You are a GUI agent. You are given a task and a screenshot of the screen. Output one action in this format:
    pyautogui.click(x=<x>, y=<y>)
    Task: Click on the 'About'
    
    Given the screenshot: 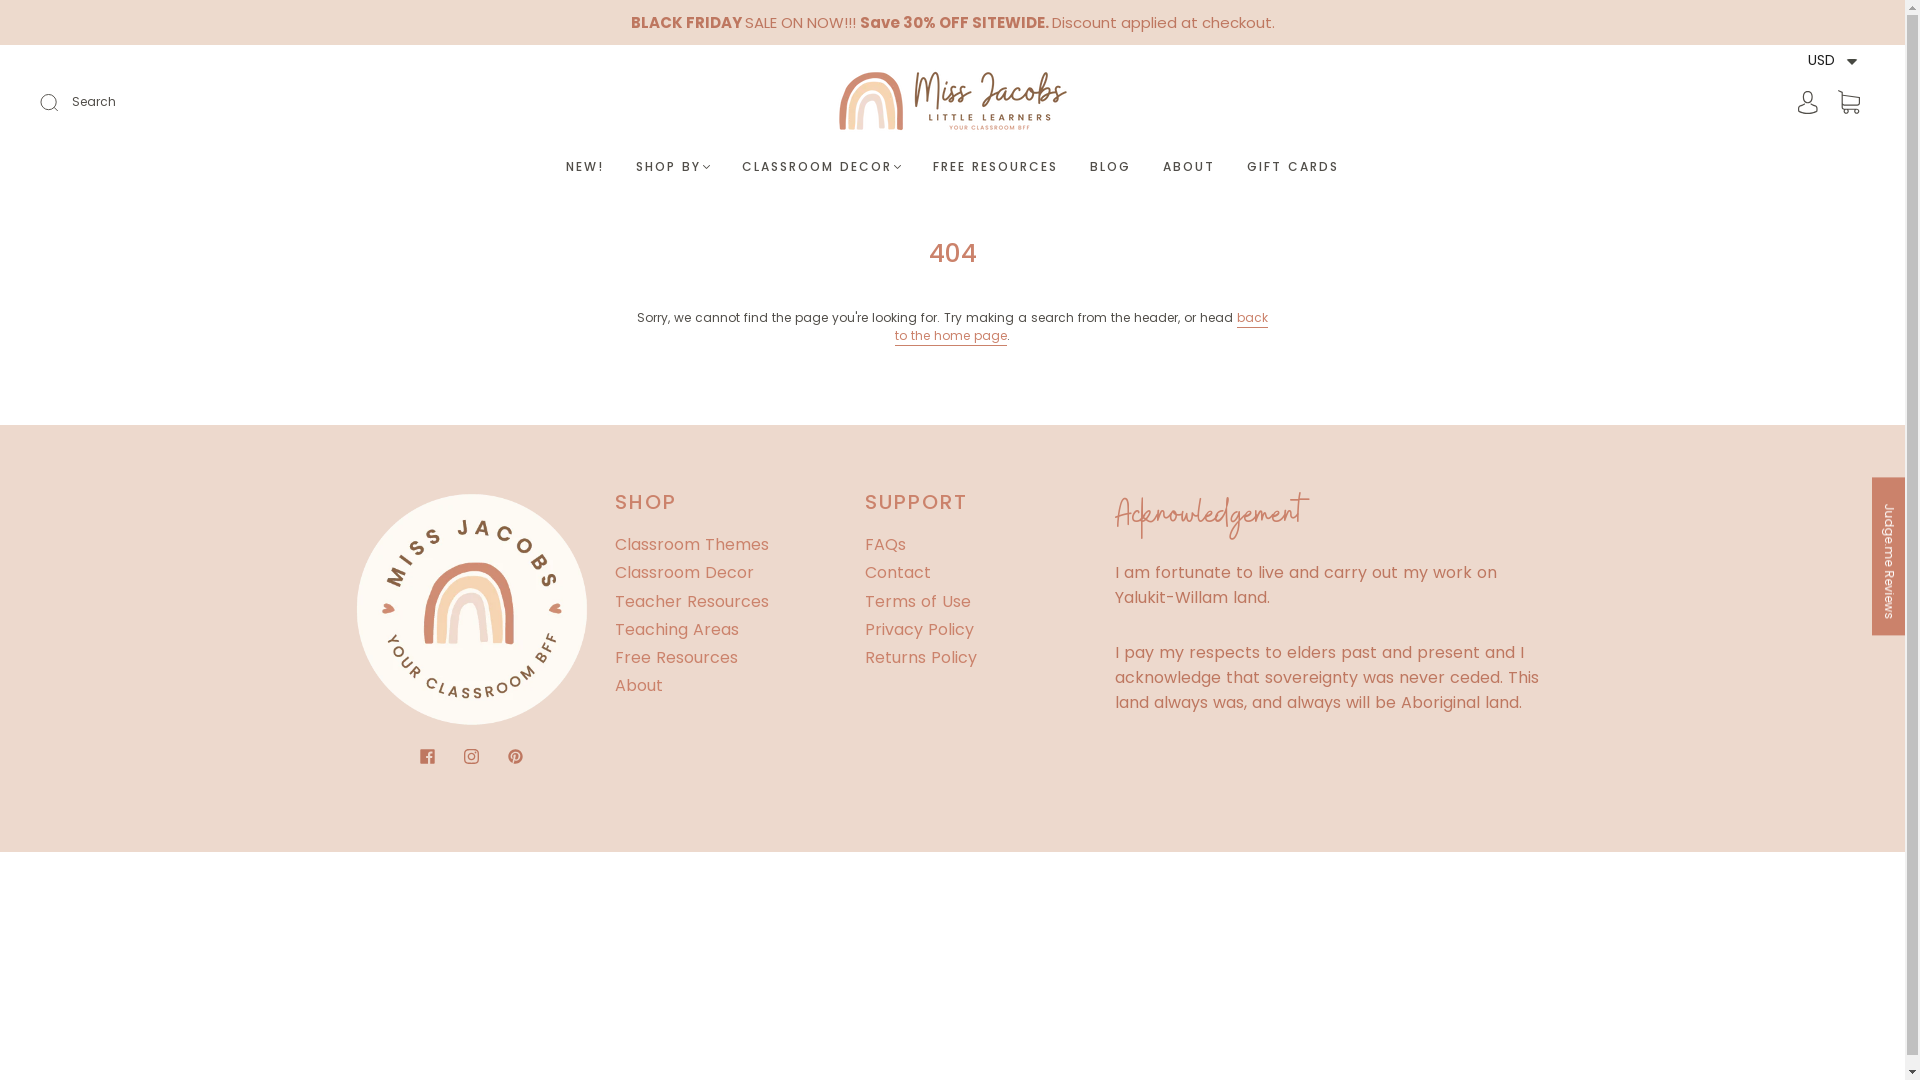 What is the action you would take?
    pyautogui.click(x=637, y=684)
    